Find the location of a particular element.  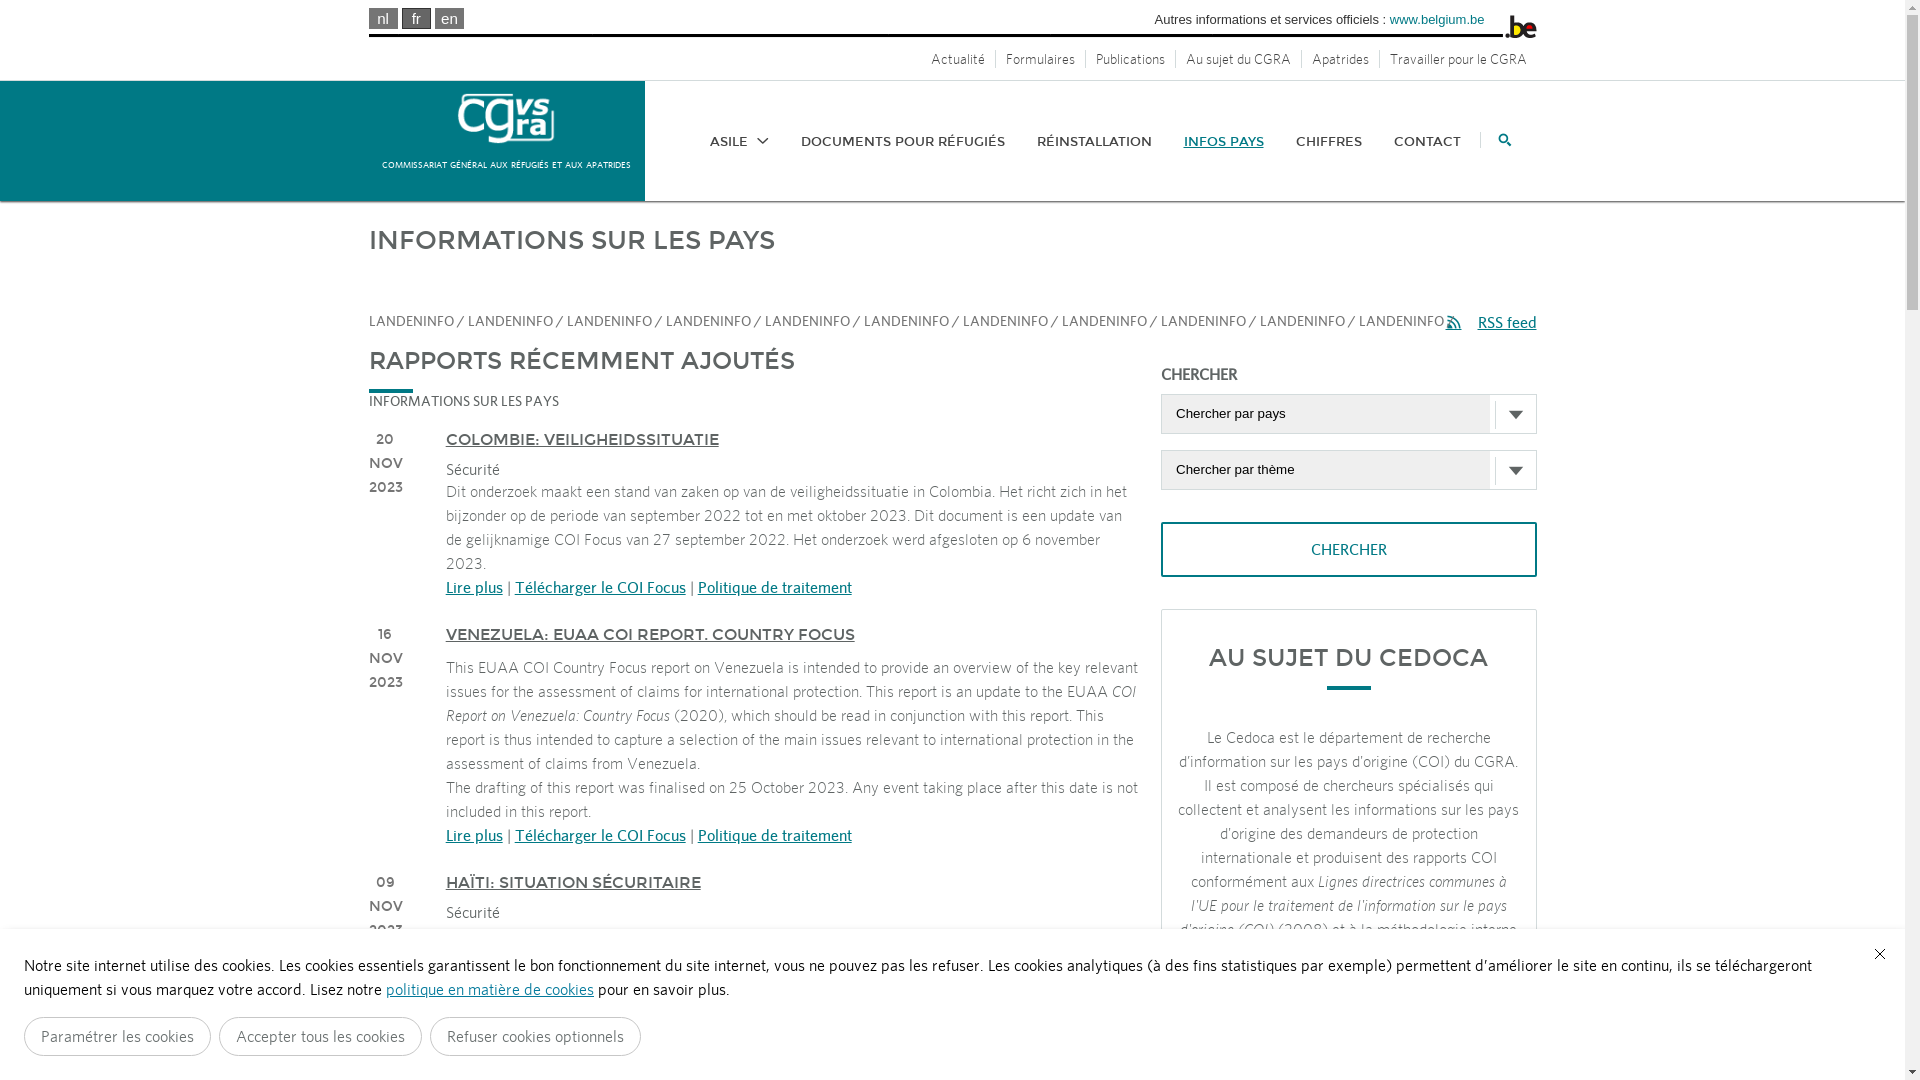

'Travailler pour le CGRA' is located at coordinates (1458, 57).